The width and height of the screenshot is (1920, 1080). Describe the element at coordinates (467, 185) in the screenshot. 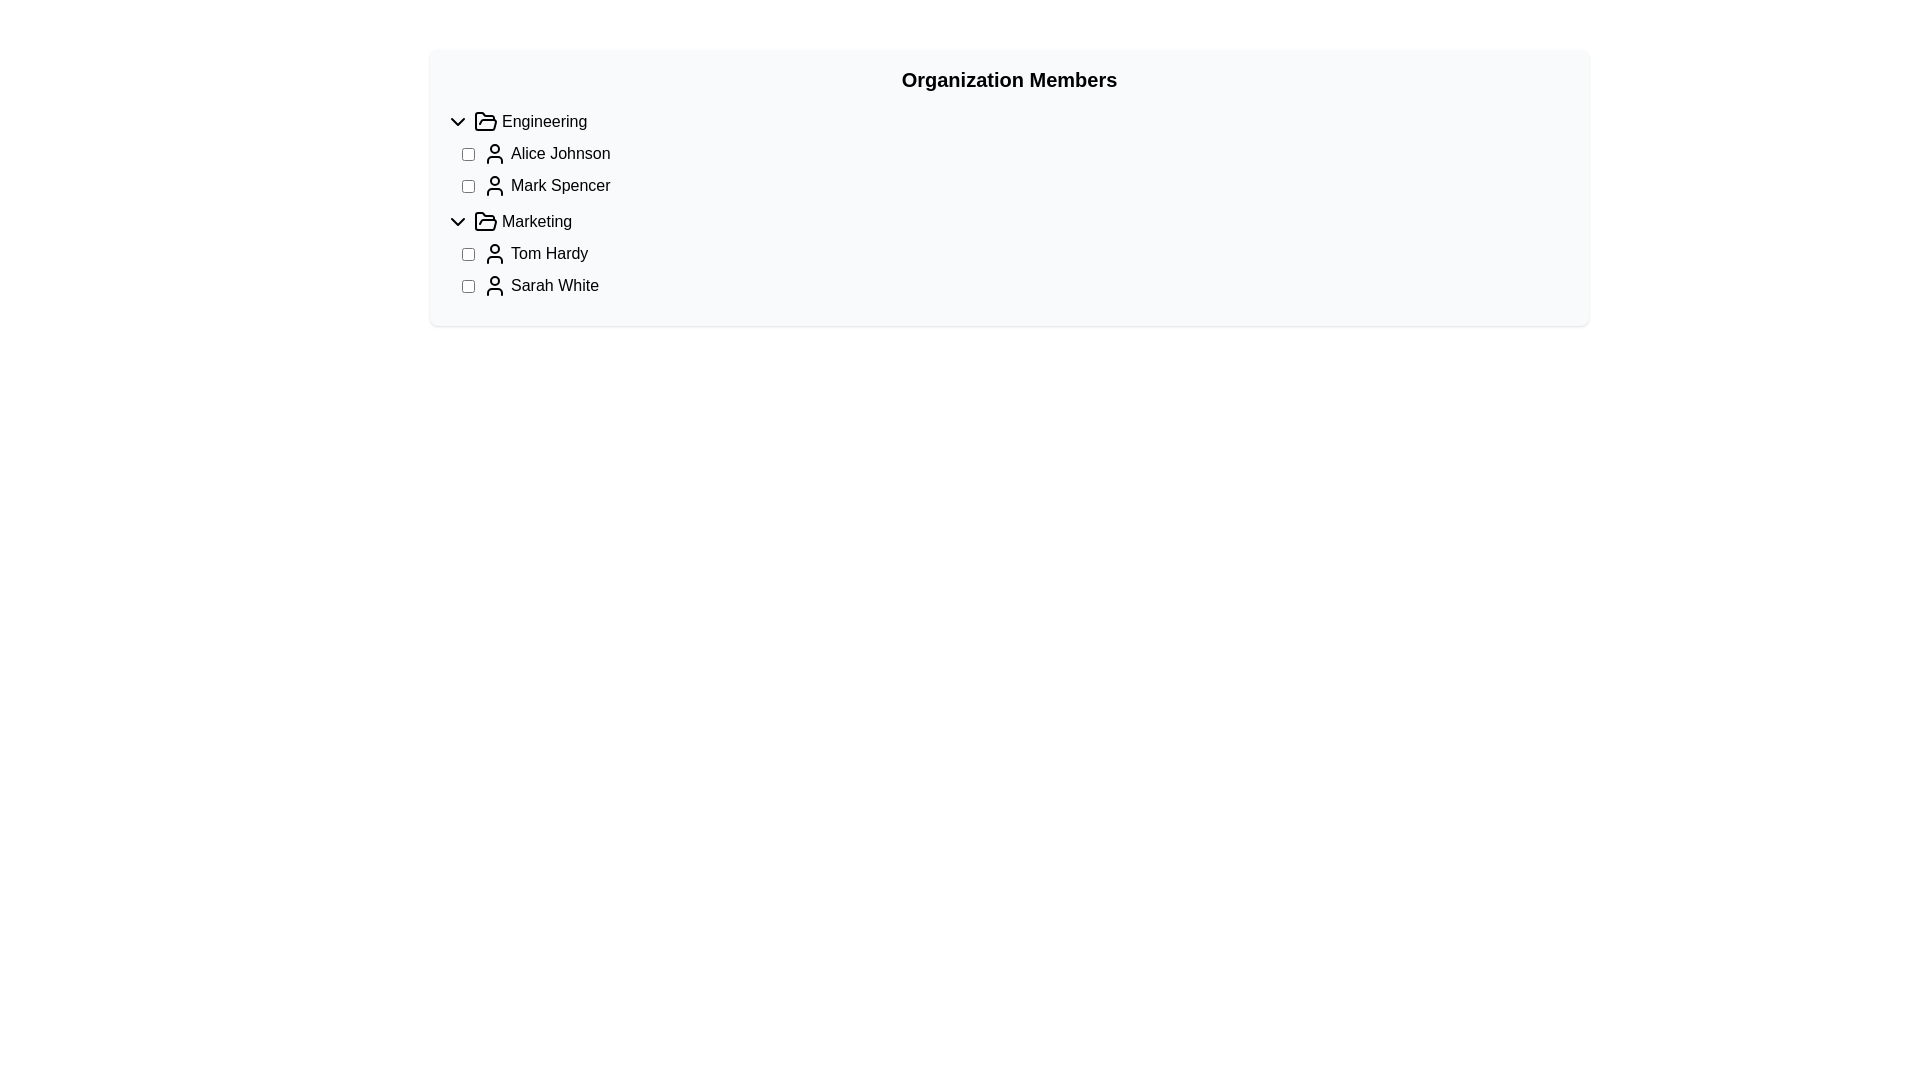

I see `the checkbox corresponding to the member Mark Spencer` at that location.